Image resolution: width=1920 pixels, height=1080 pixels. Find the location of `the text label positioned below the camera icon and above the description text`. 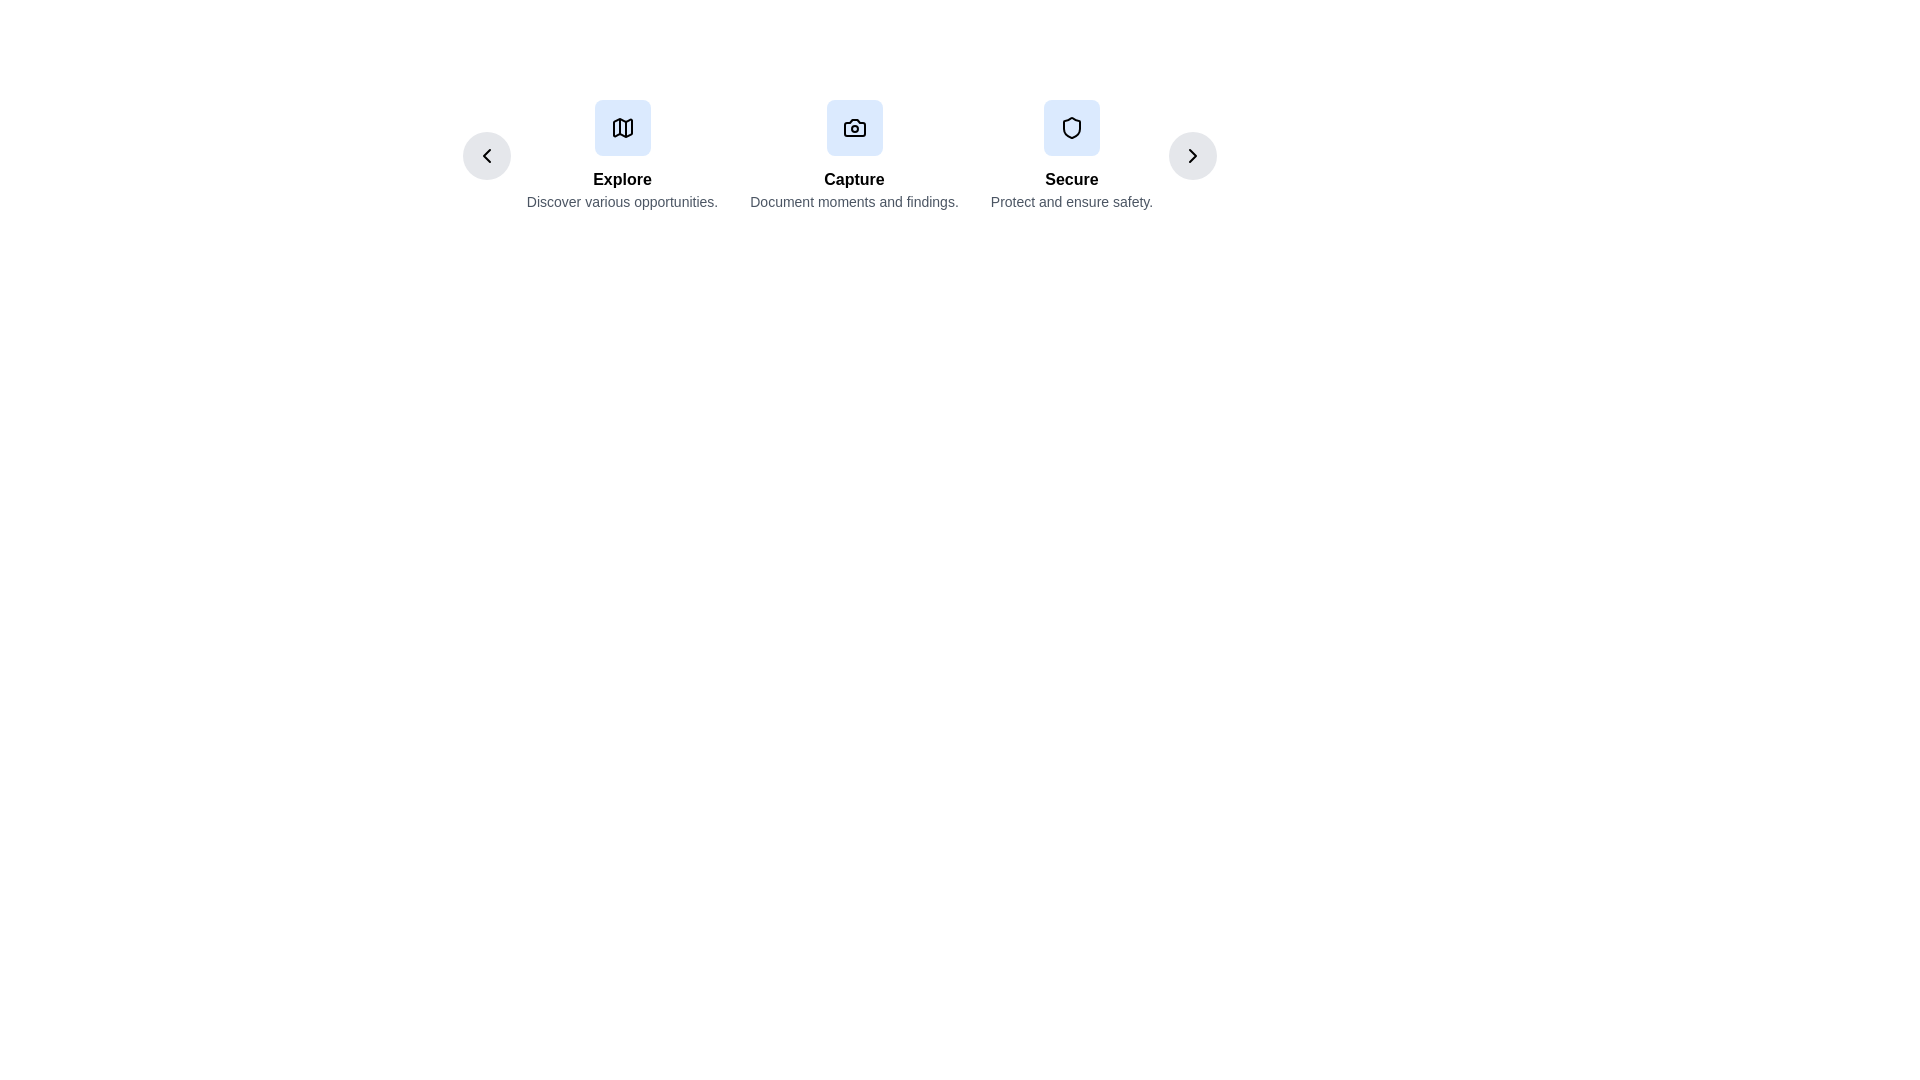

the text label positioned below the camera icon and above the description text is located at coordinates (854, 180).